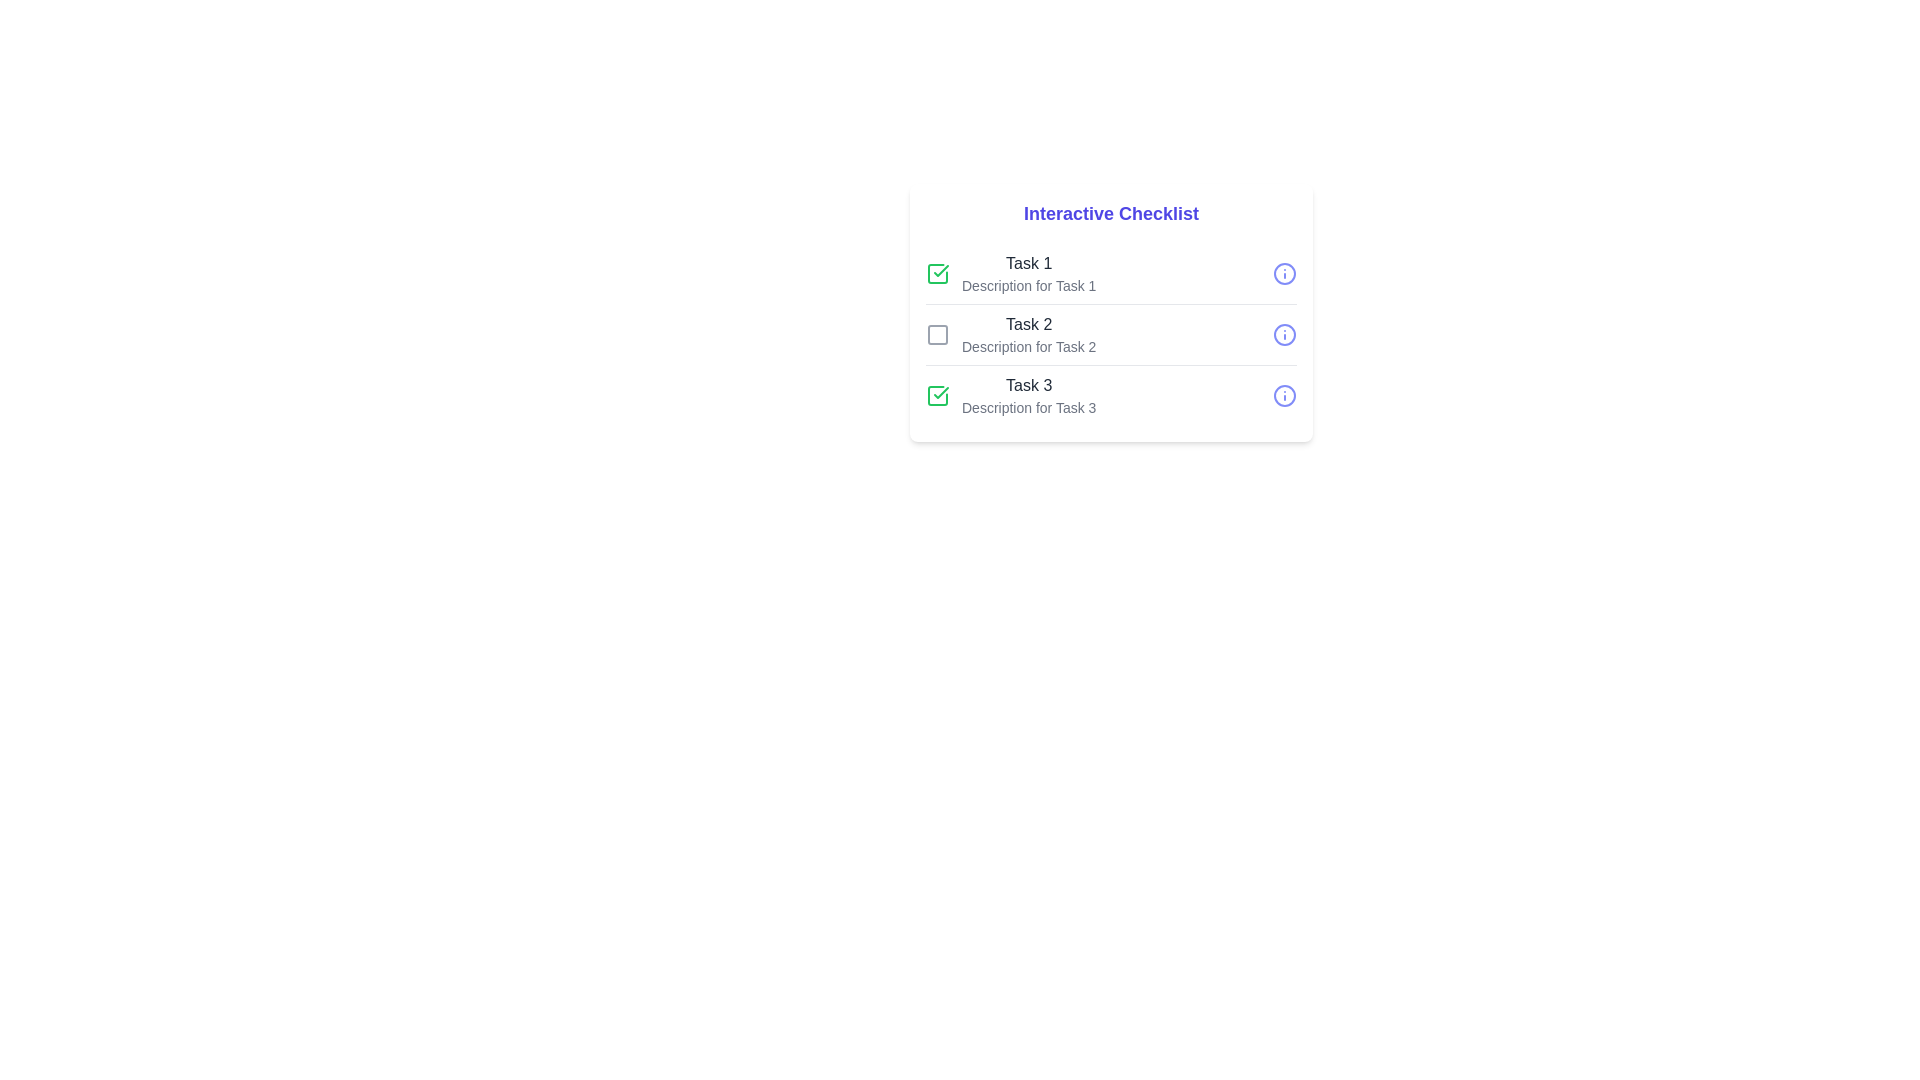 This screenshot has height=1080, width=1920. What do you see at coordinates (1029, 385) in the screenshot?
I see `the title text of Task 3 to select it` at bounding box center [1029, 385].